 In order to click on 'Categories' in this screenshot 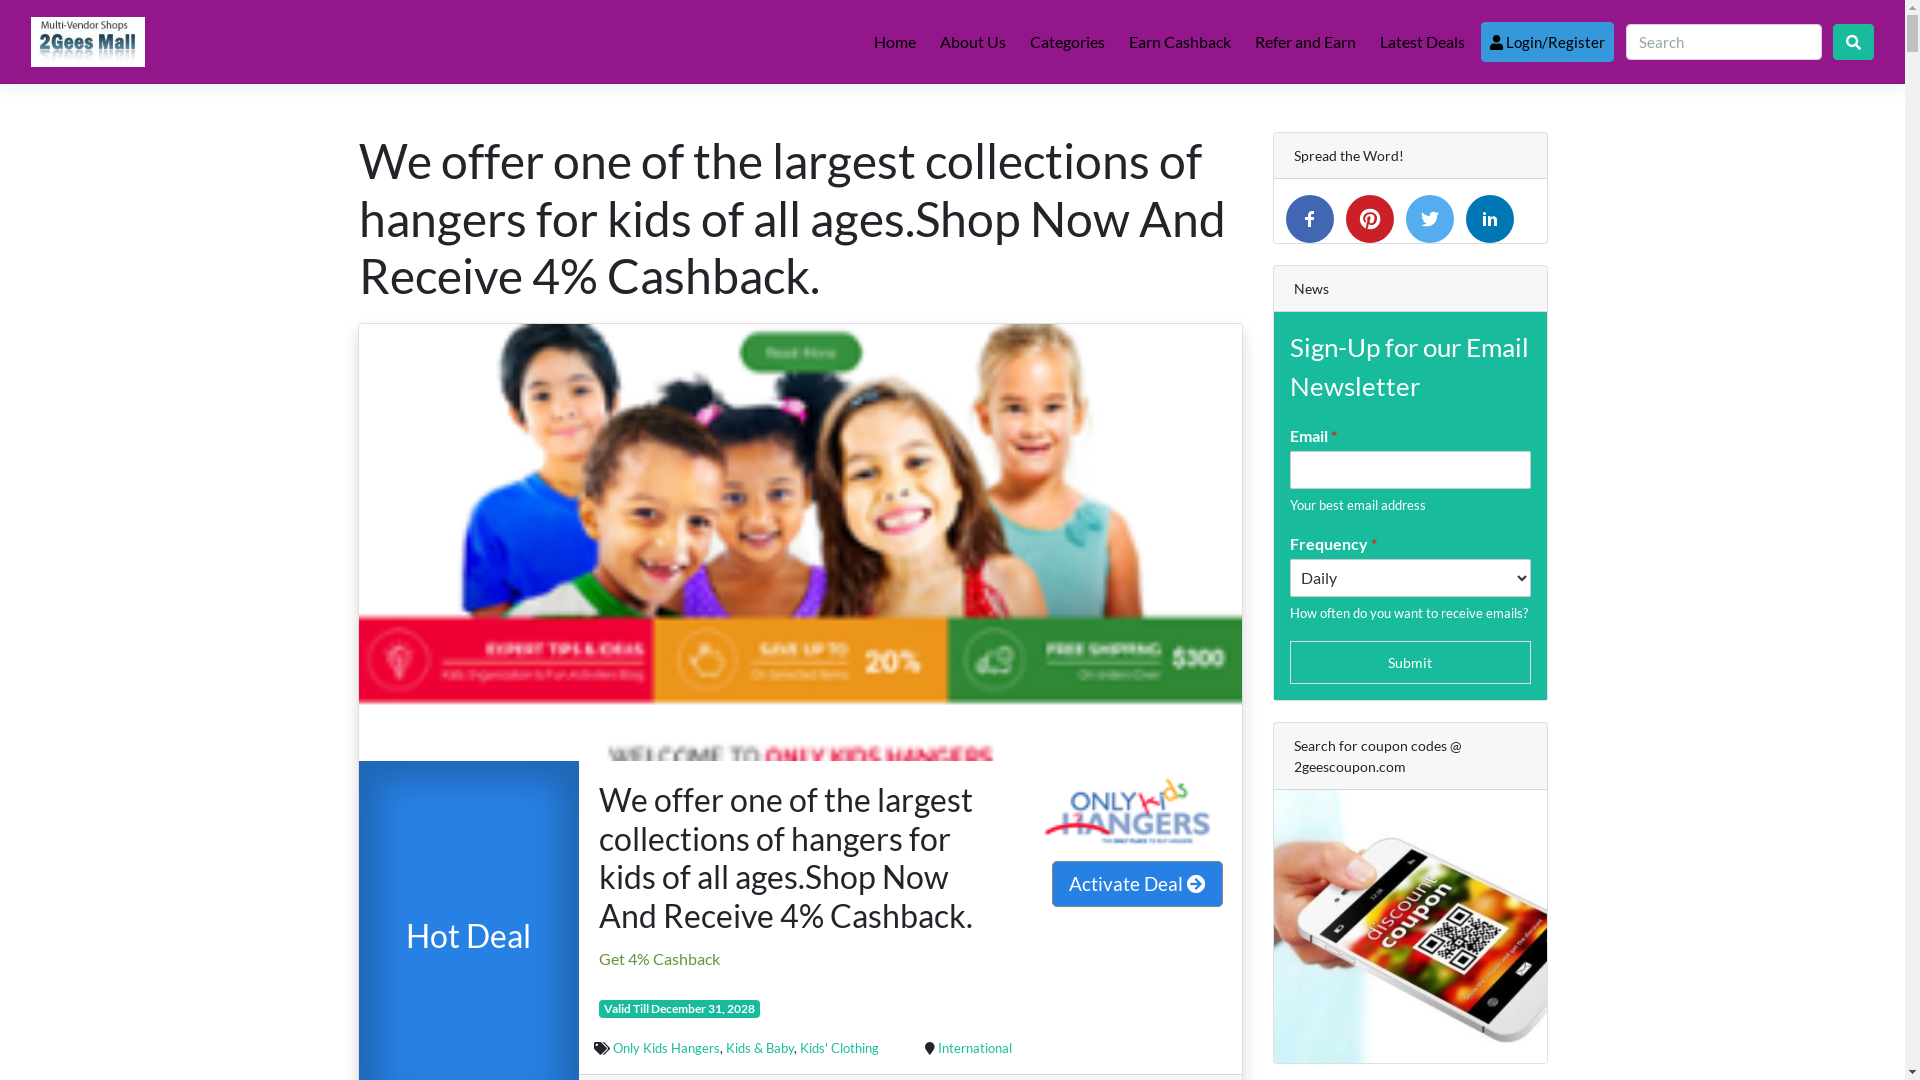, I will do `click(1066, 42)`.